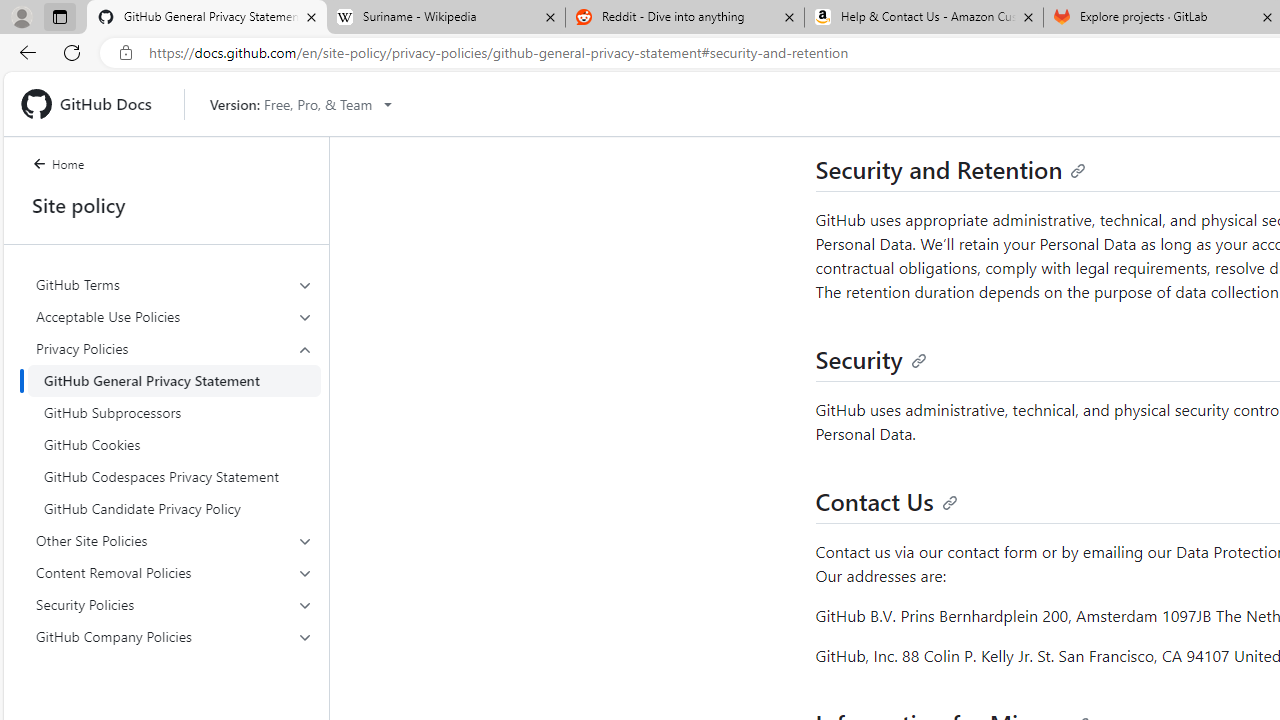  Describe the element at coordinates (174, 603) in the screenshot. I see `'Security Policies'` at that location.